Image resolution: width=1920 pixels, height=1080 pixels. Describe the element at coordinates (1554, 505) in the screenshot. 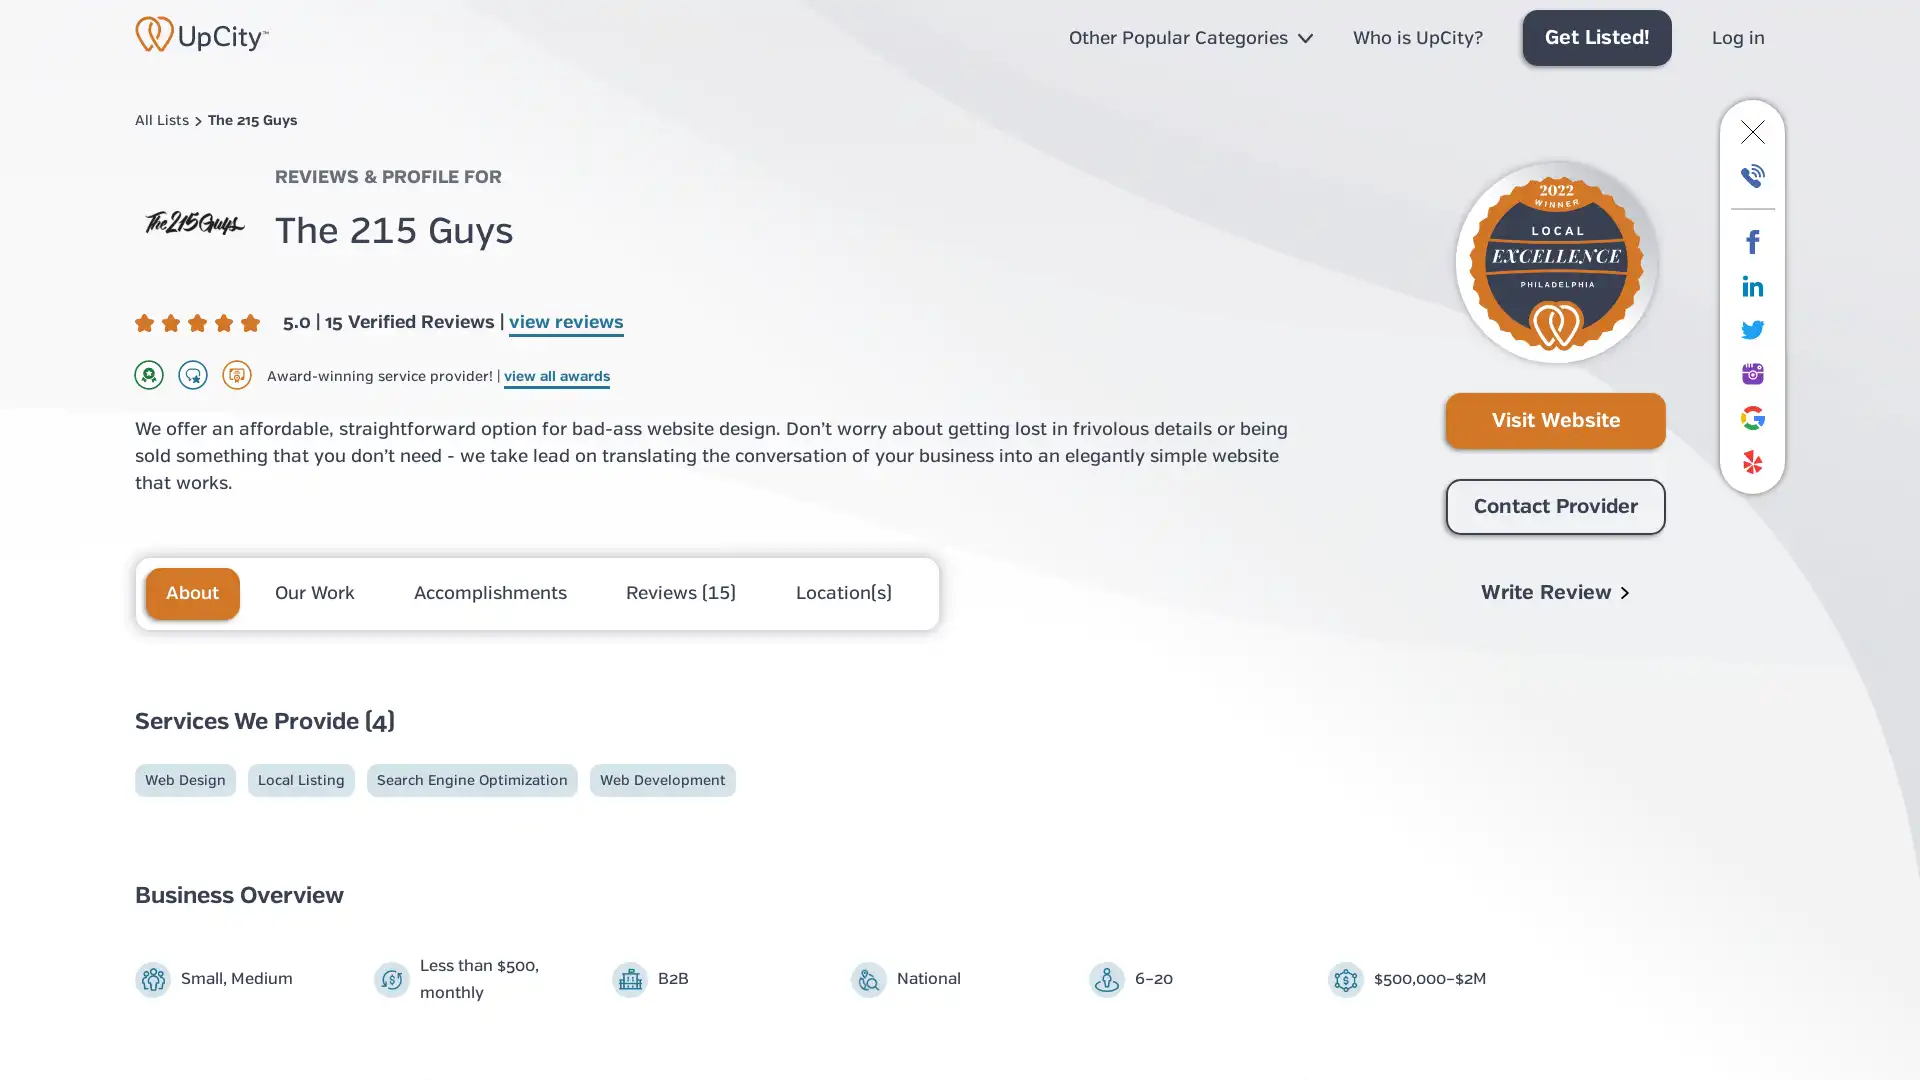

I see `Contact Provider` at that location.